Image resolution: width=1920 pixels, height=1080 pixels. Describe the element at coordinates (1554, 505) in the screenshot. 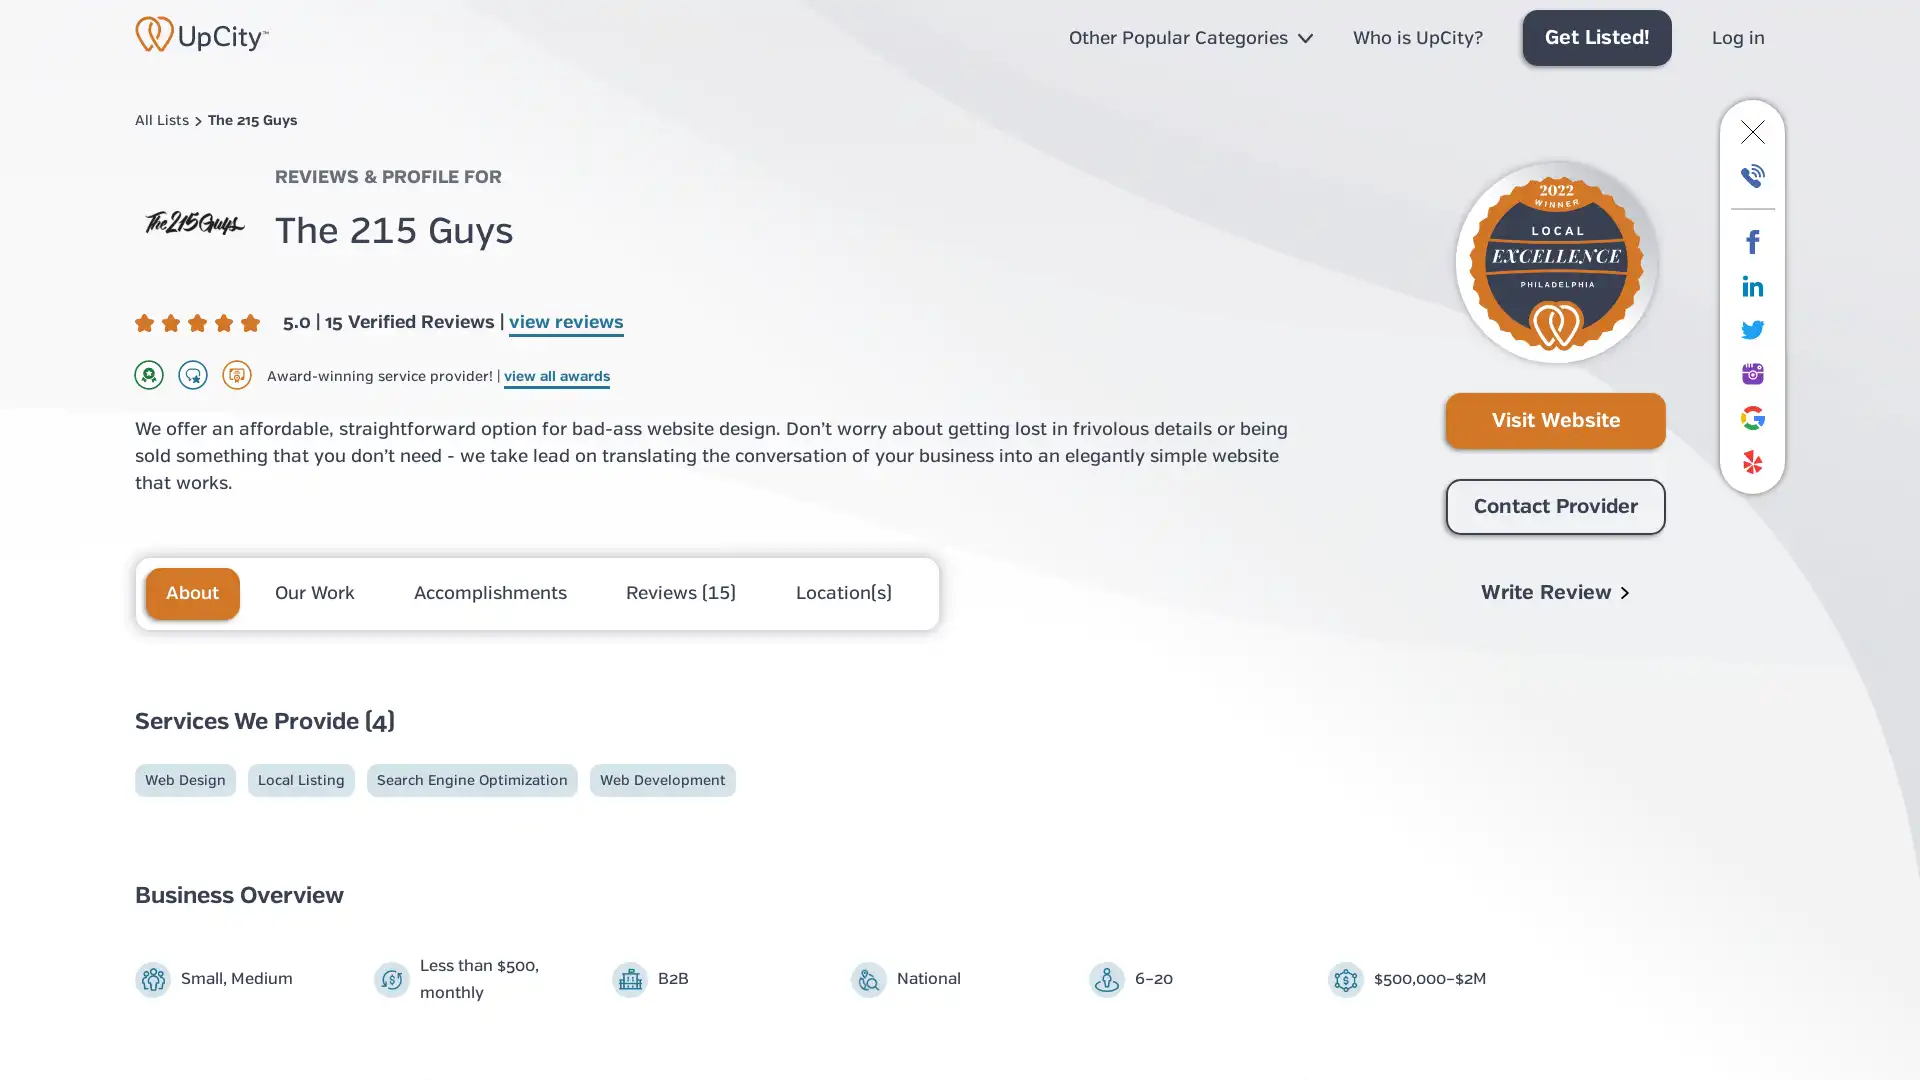

I see `Contact Provider` at that location.